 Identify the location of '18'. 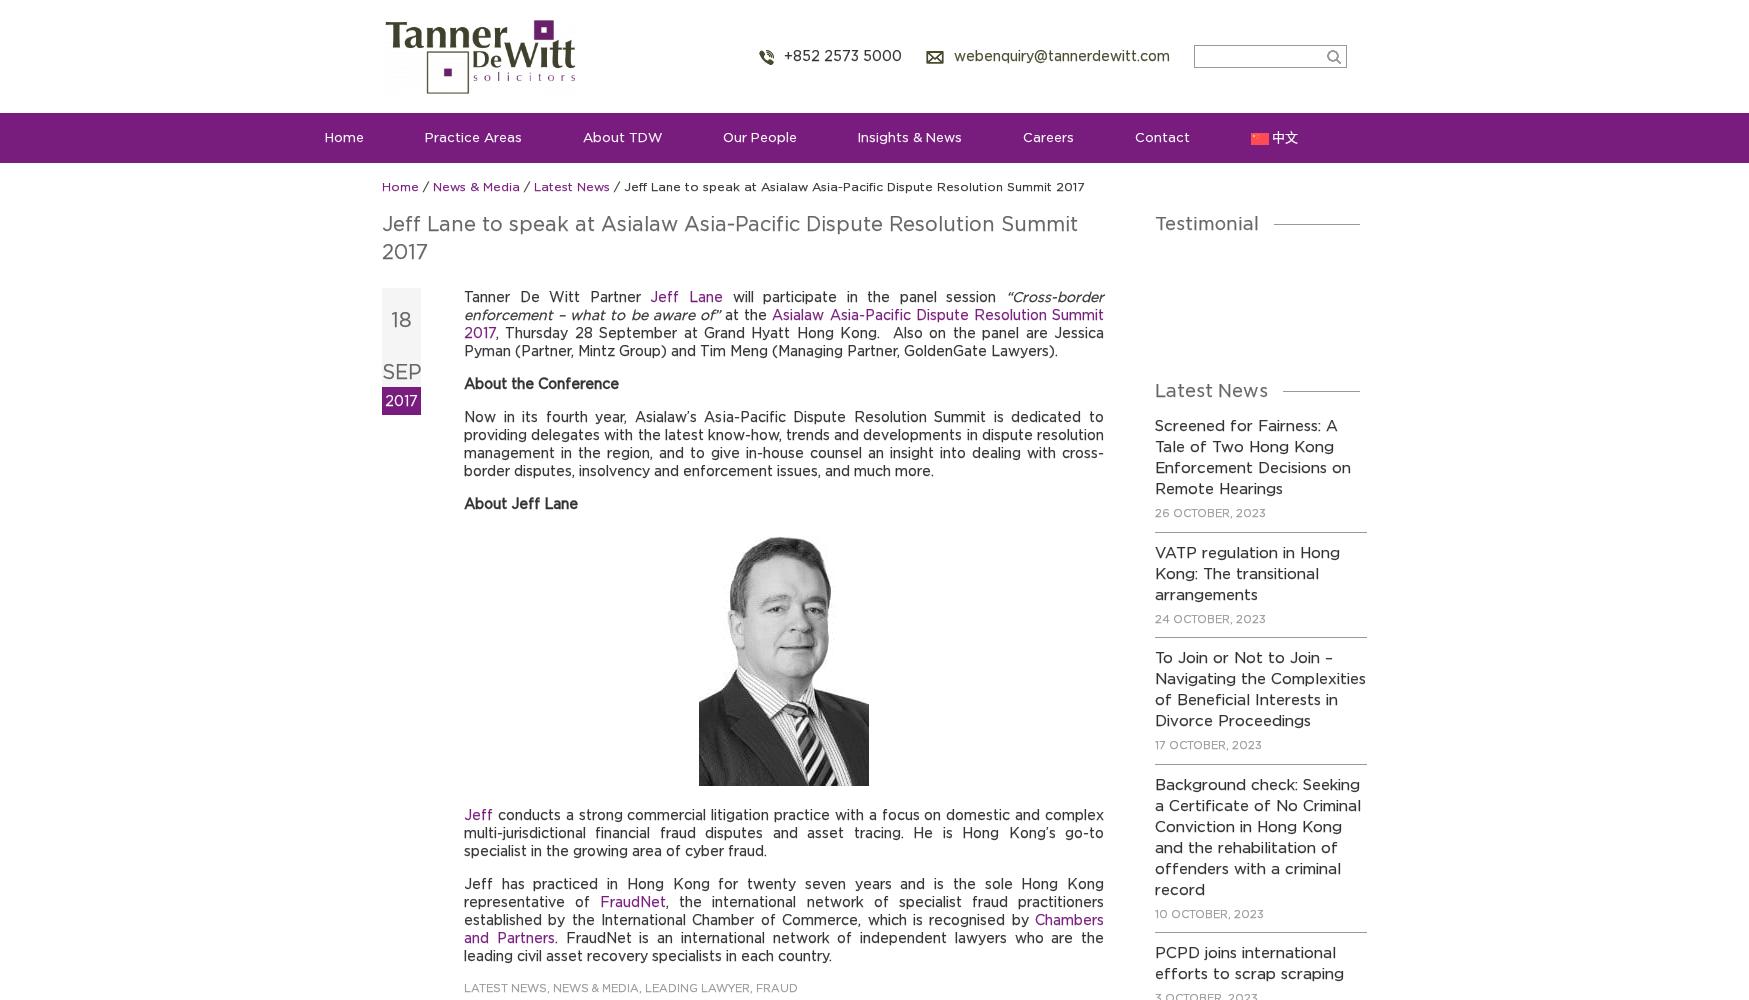
(401, 319).